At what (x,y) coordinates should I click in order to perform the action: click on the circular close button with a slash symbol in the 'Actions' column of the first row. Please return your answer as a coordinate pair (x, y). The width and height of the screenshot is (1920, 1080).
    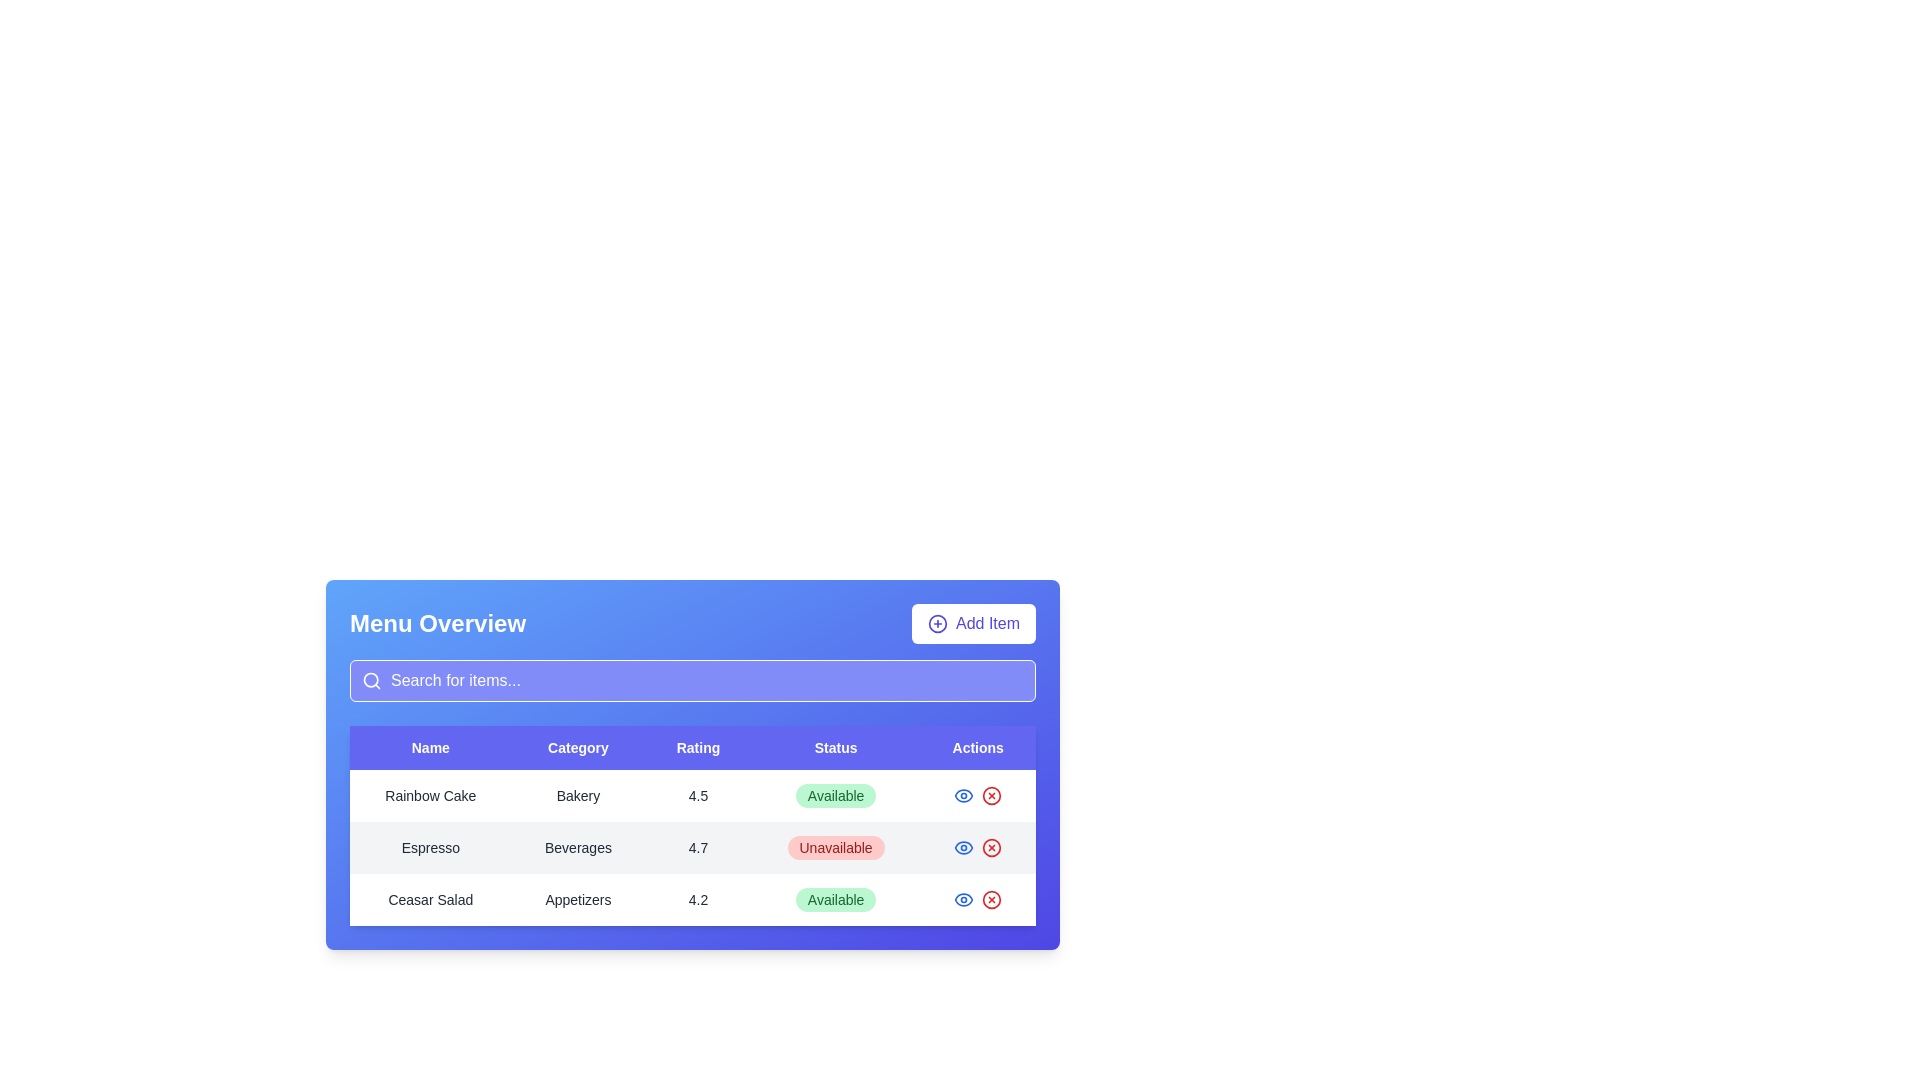
    Looking at the image, I should click on (992, 794).